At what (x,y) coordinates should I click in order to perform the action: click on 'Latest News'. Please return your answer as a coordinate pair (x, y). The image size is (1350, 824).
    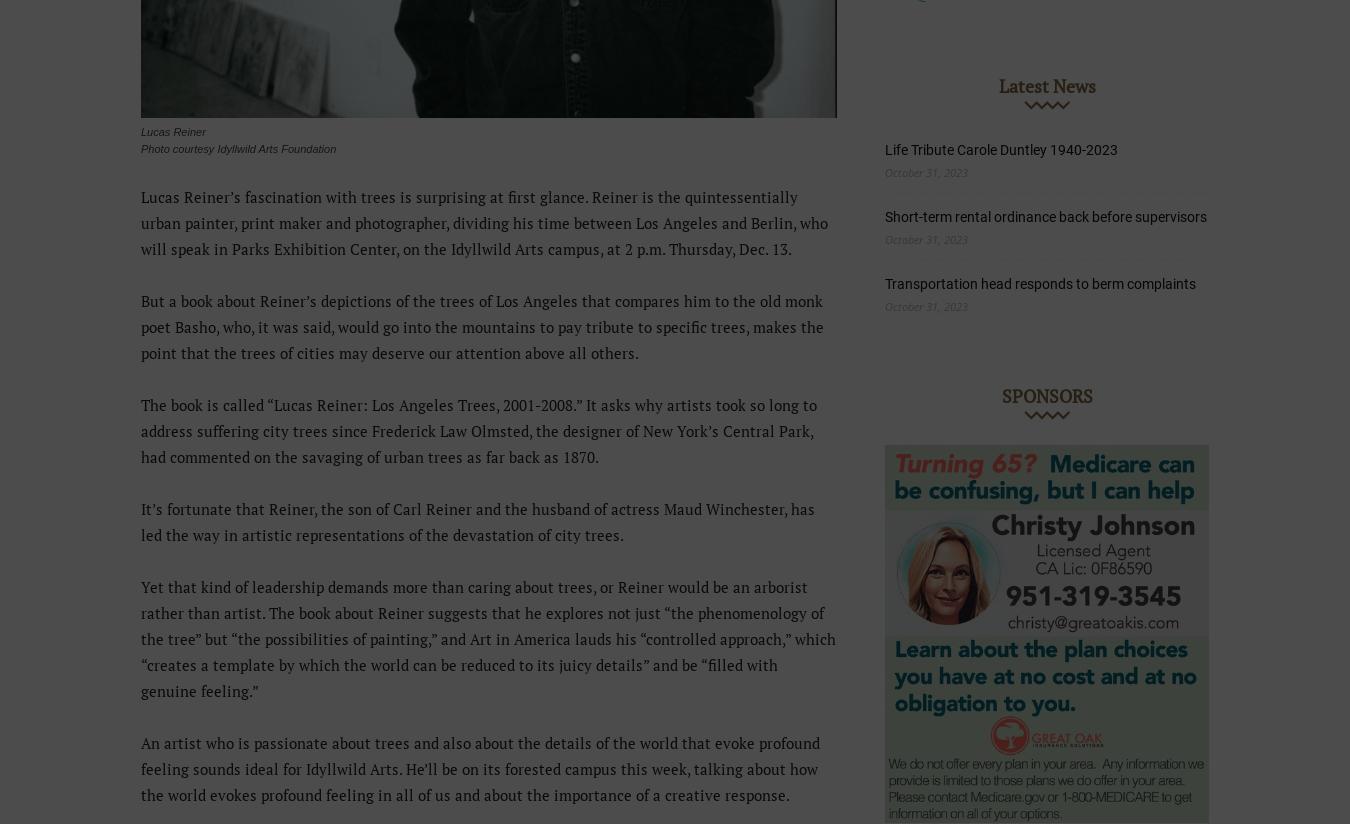
    Looking at the image, I should click on (1046, 85).